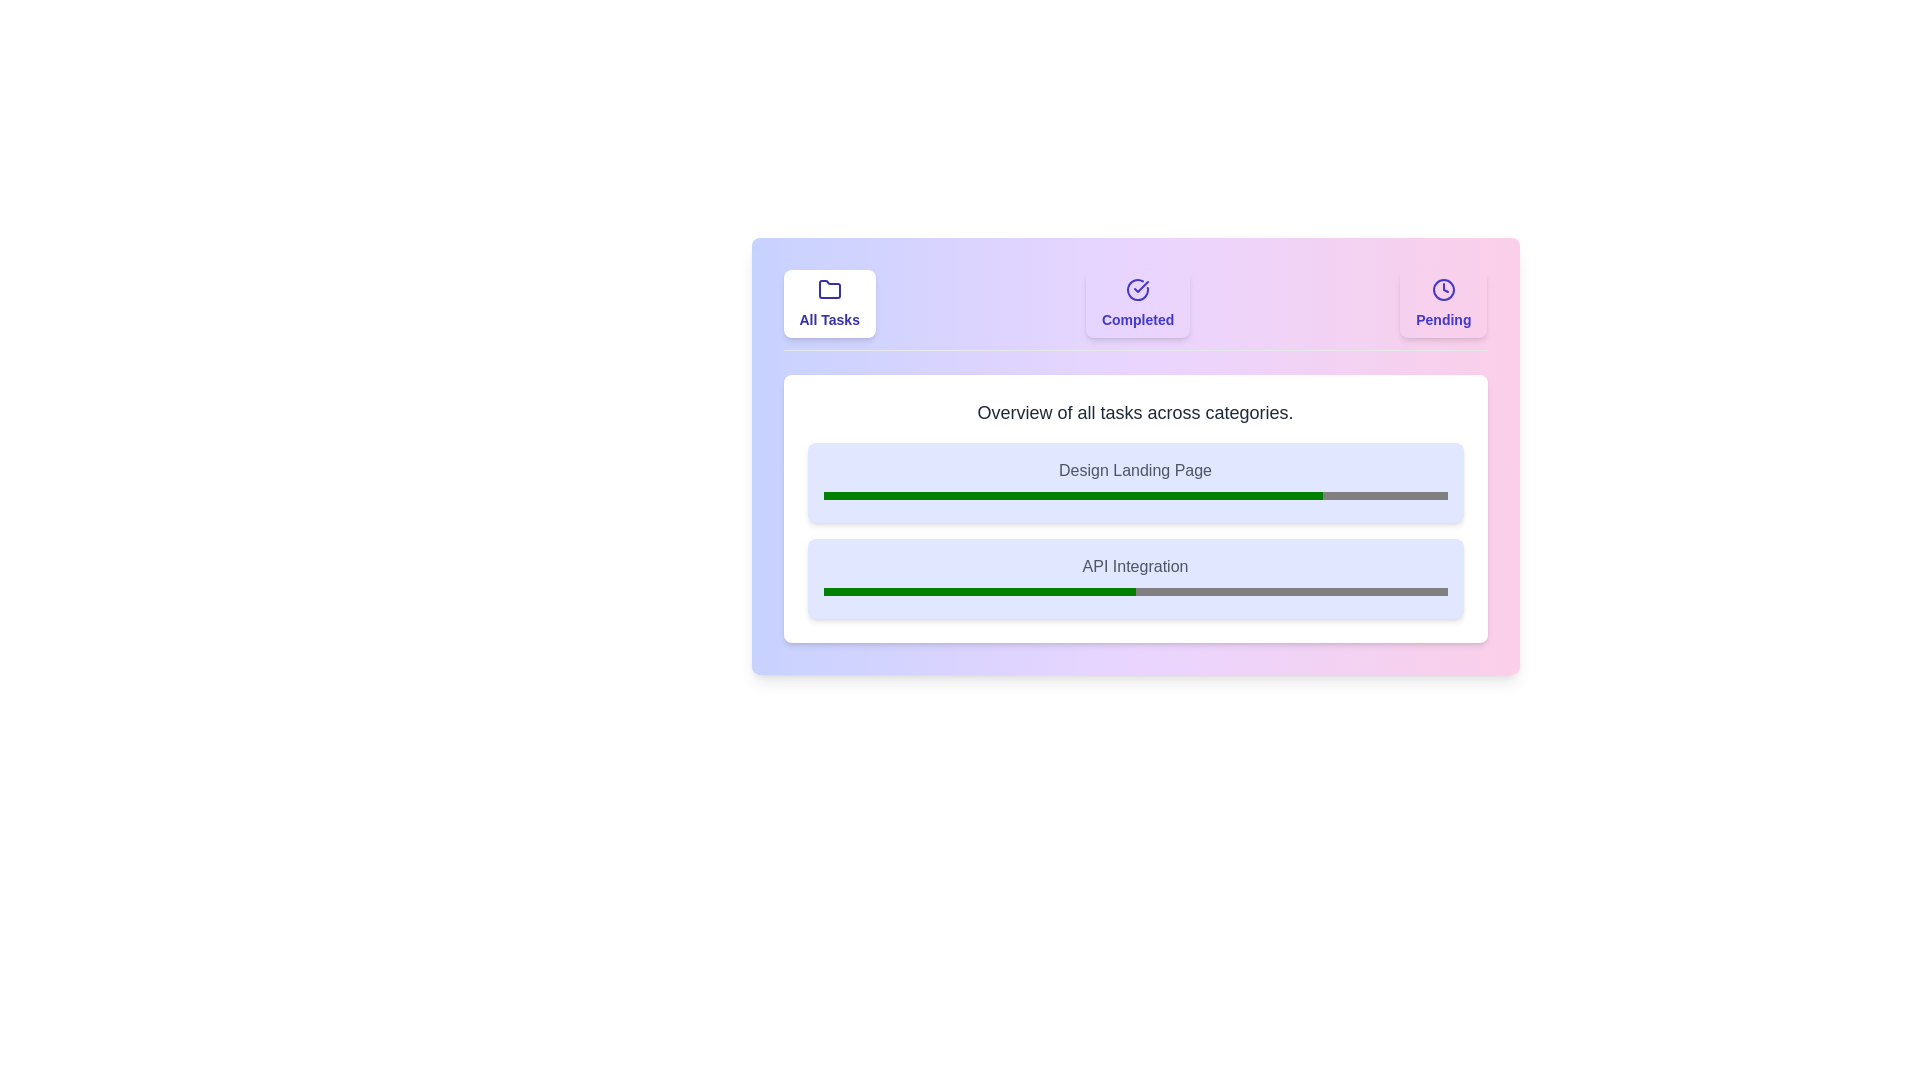 The image size is (1920, 1080). What do you see at coordinates (1135, 456) in the screenshot?
I see `the progress bars in the Dashboard section, which features a gradient background and lists tasks such as 'Design Landing Page' and 'API Integration'` at bounding box center [1135, 456].